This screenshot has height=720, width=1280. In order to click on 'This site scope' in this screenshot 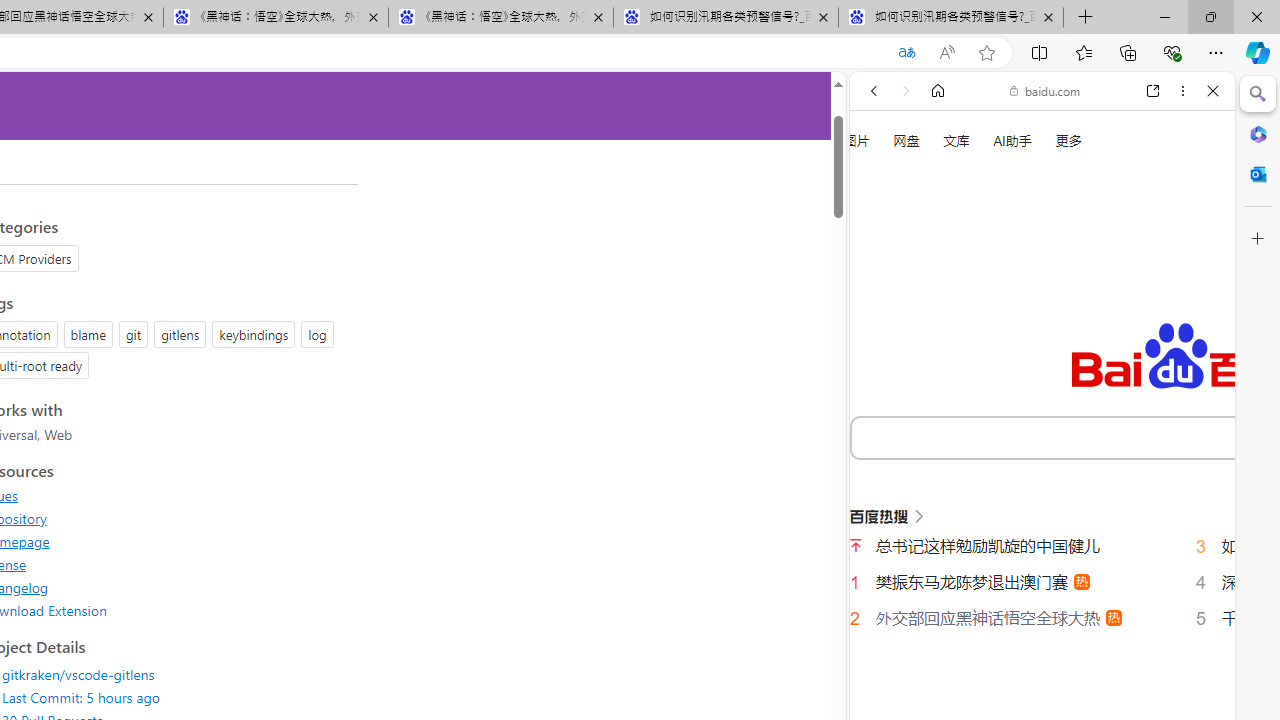, I will do `click(935, 180)`.